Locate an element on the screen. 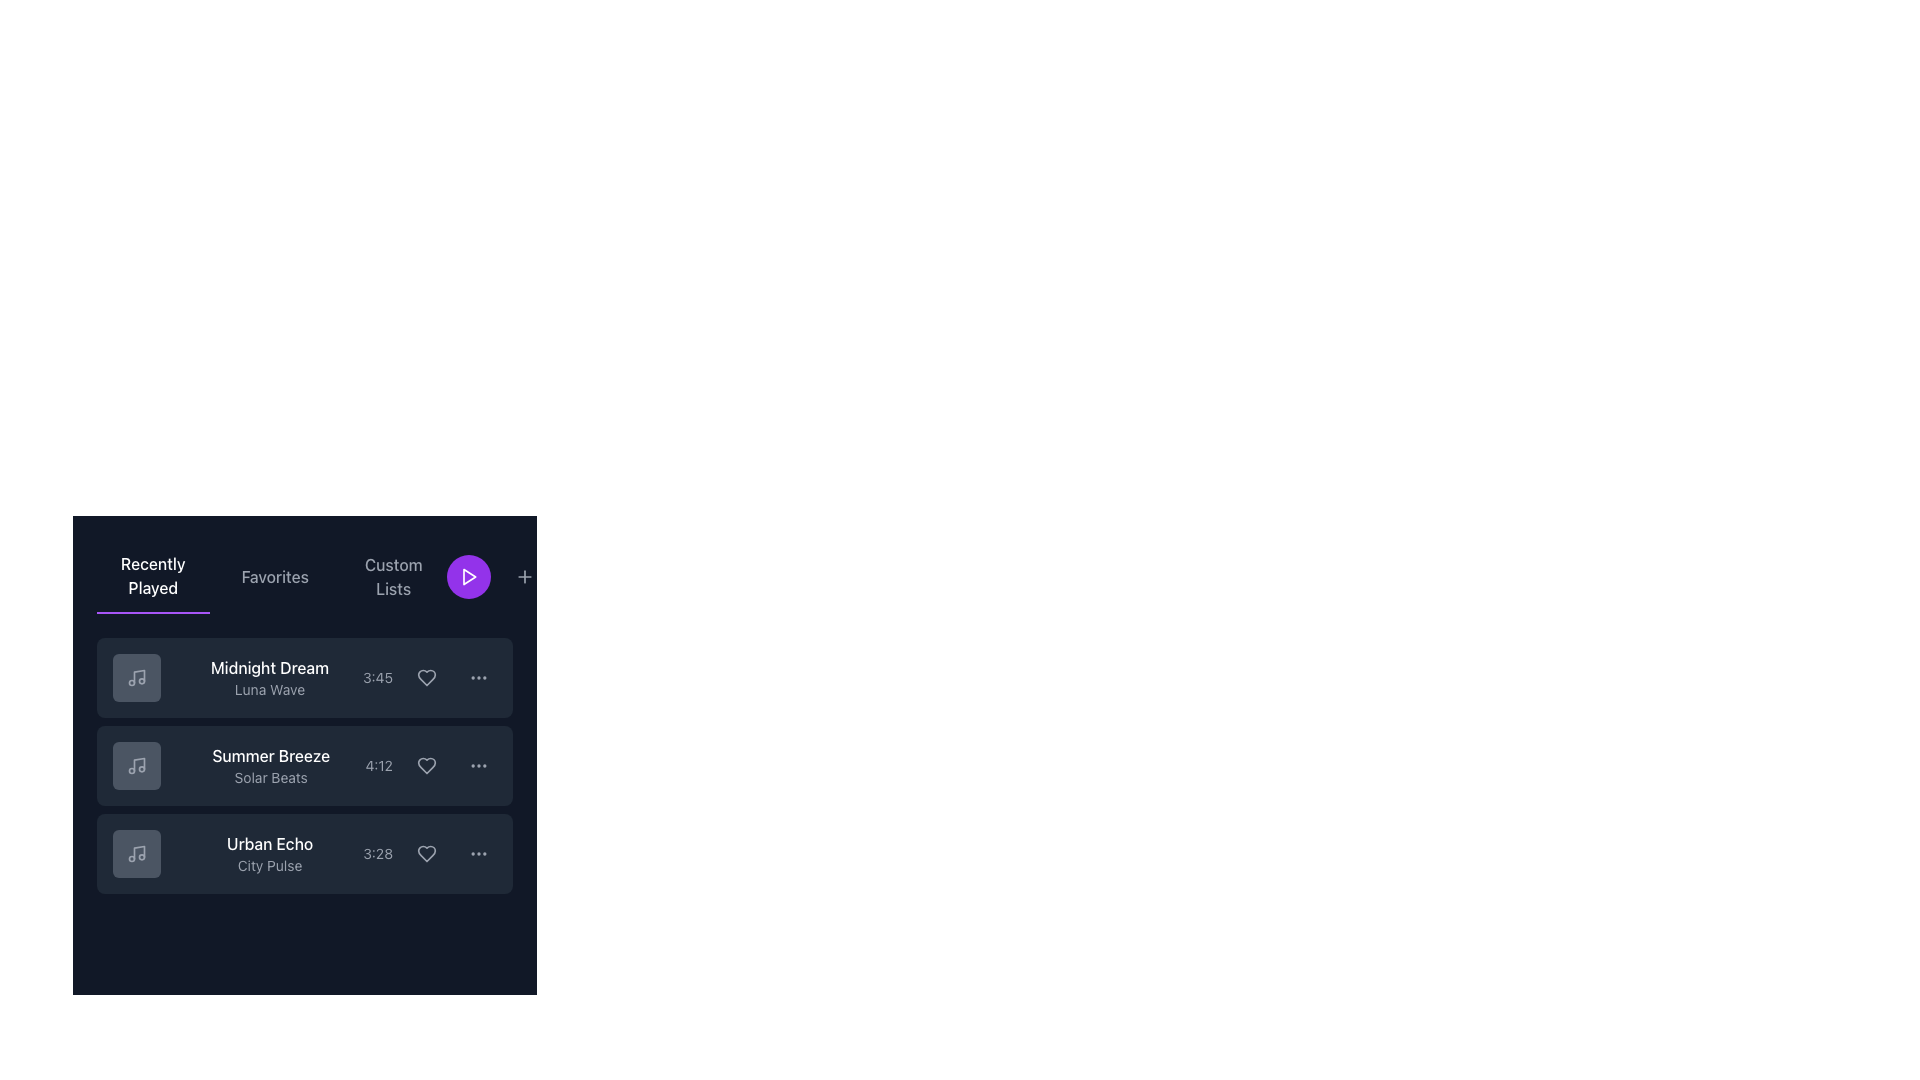 The image size is (1920, 1080). the circular button with a plus icon at its center, positioned to the right of the purple circular play button is located at coordinates (524, 577).